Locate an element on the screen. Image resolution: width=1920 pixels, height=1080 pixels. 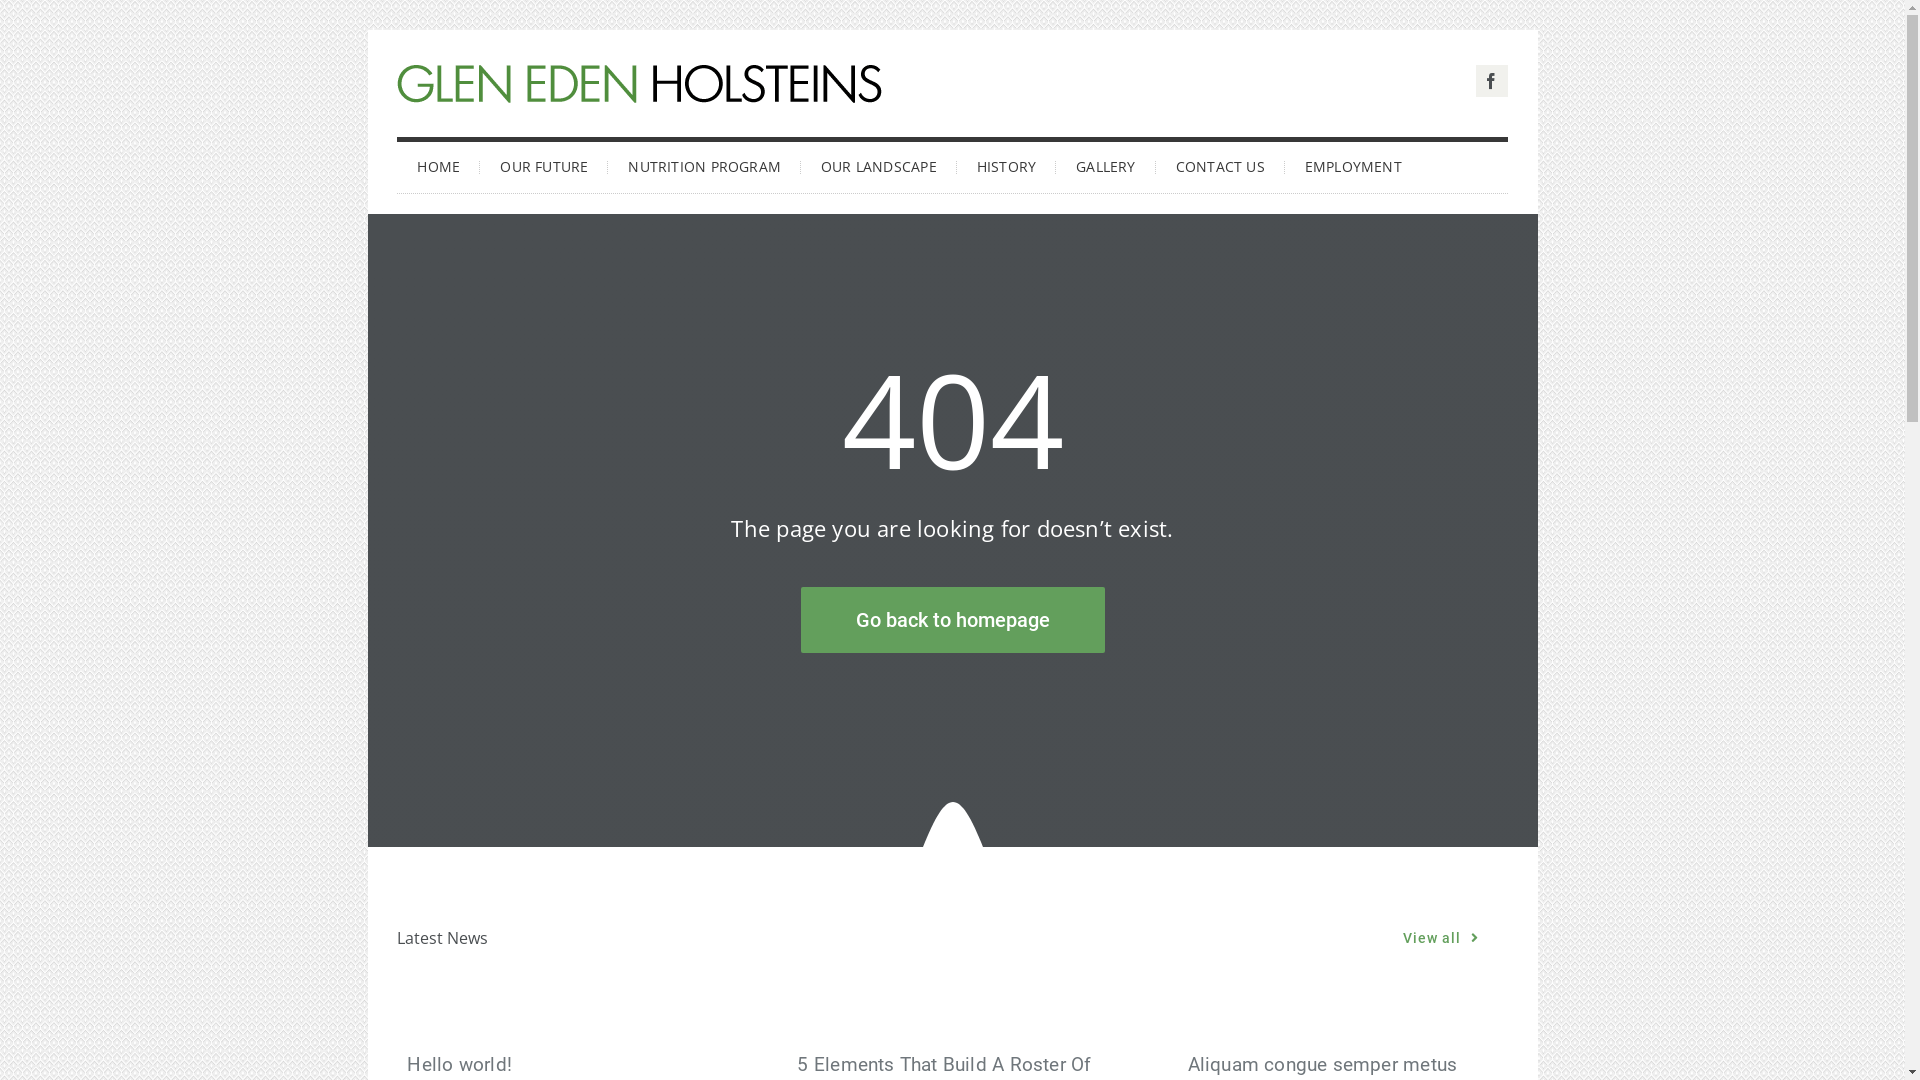
'CONTACT US' is located at coordinates (1219, 164).